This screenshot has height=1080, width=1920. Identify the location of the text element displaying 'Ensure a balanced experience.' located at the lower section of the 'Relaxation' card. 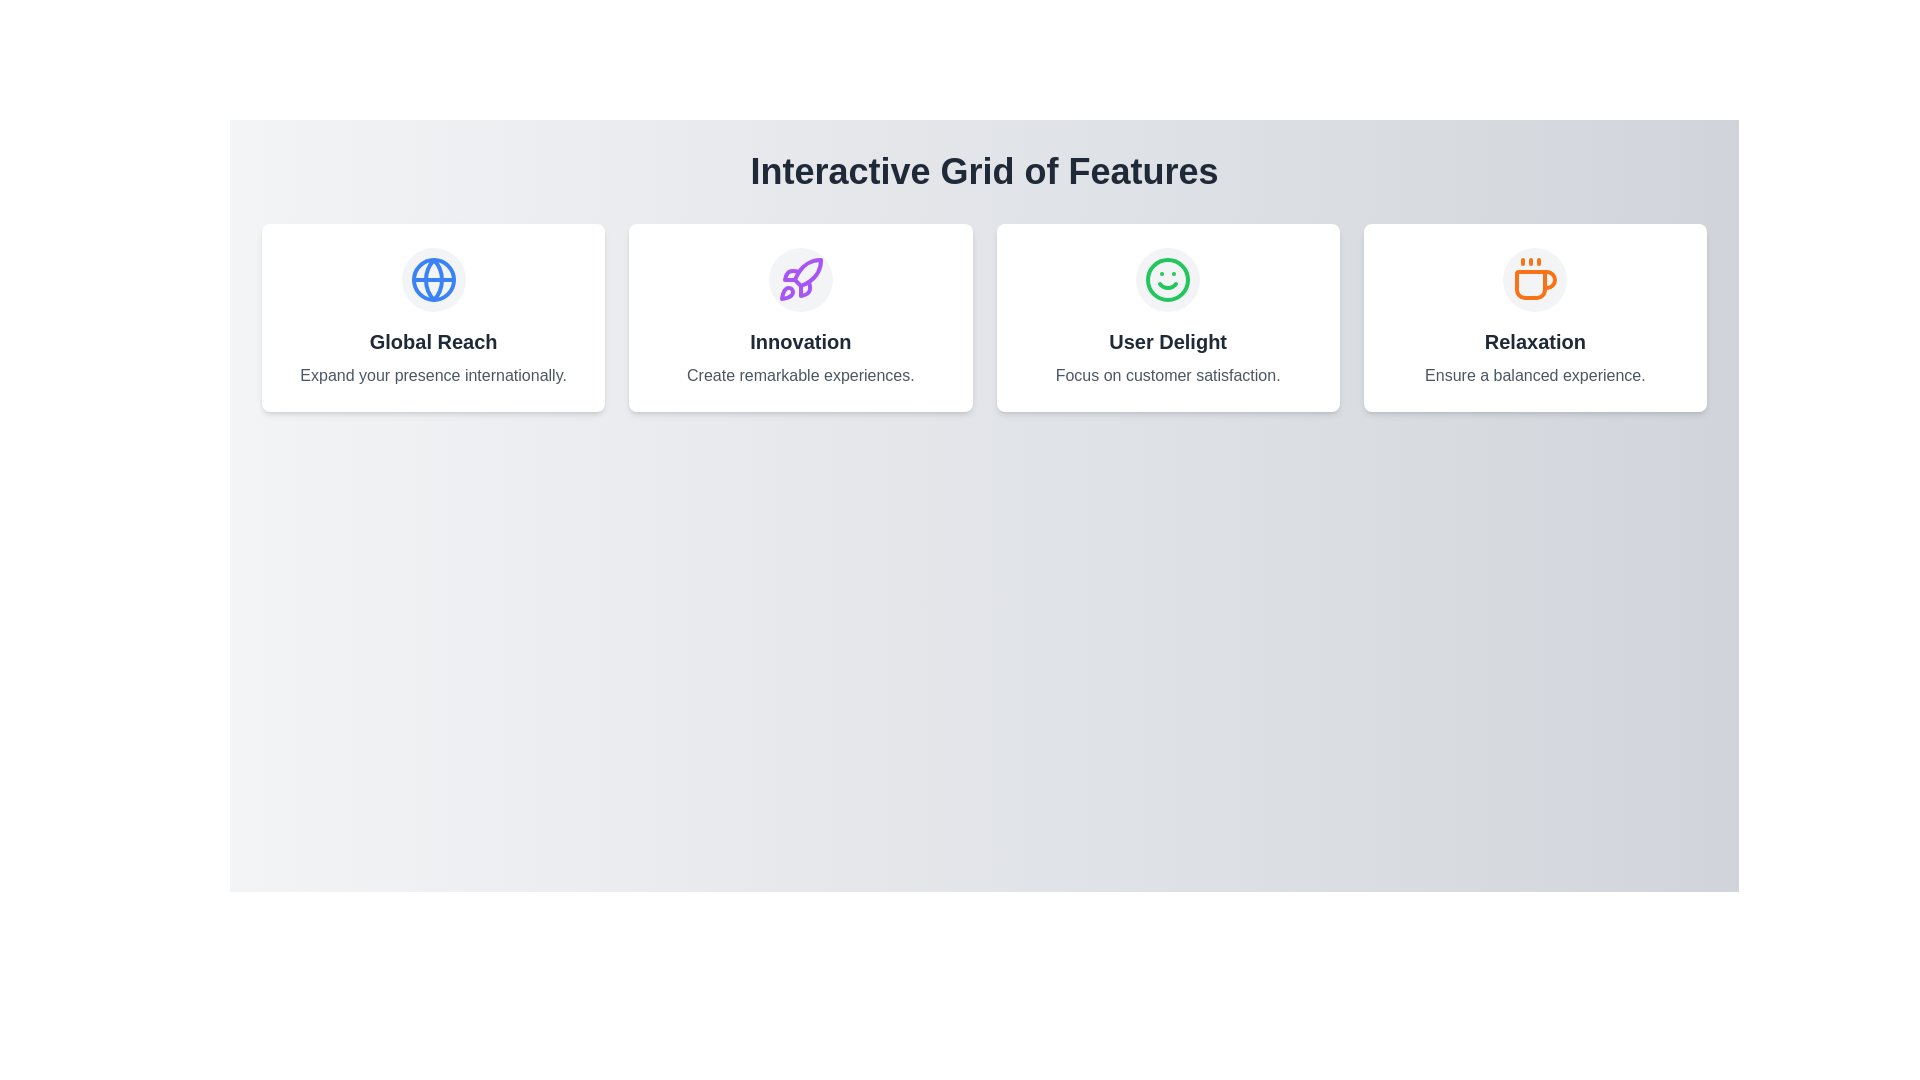
(1534, 375).